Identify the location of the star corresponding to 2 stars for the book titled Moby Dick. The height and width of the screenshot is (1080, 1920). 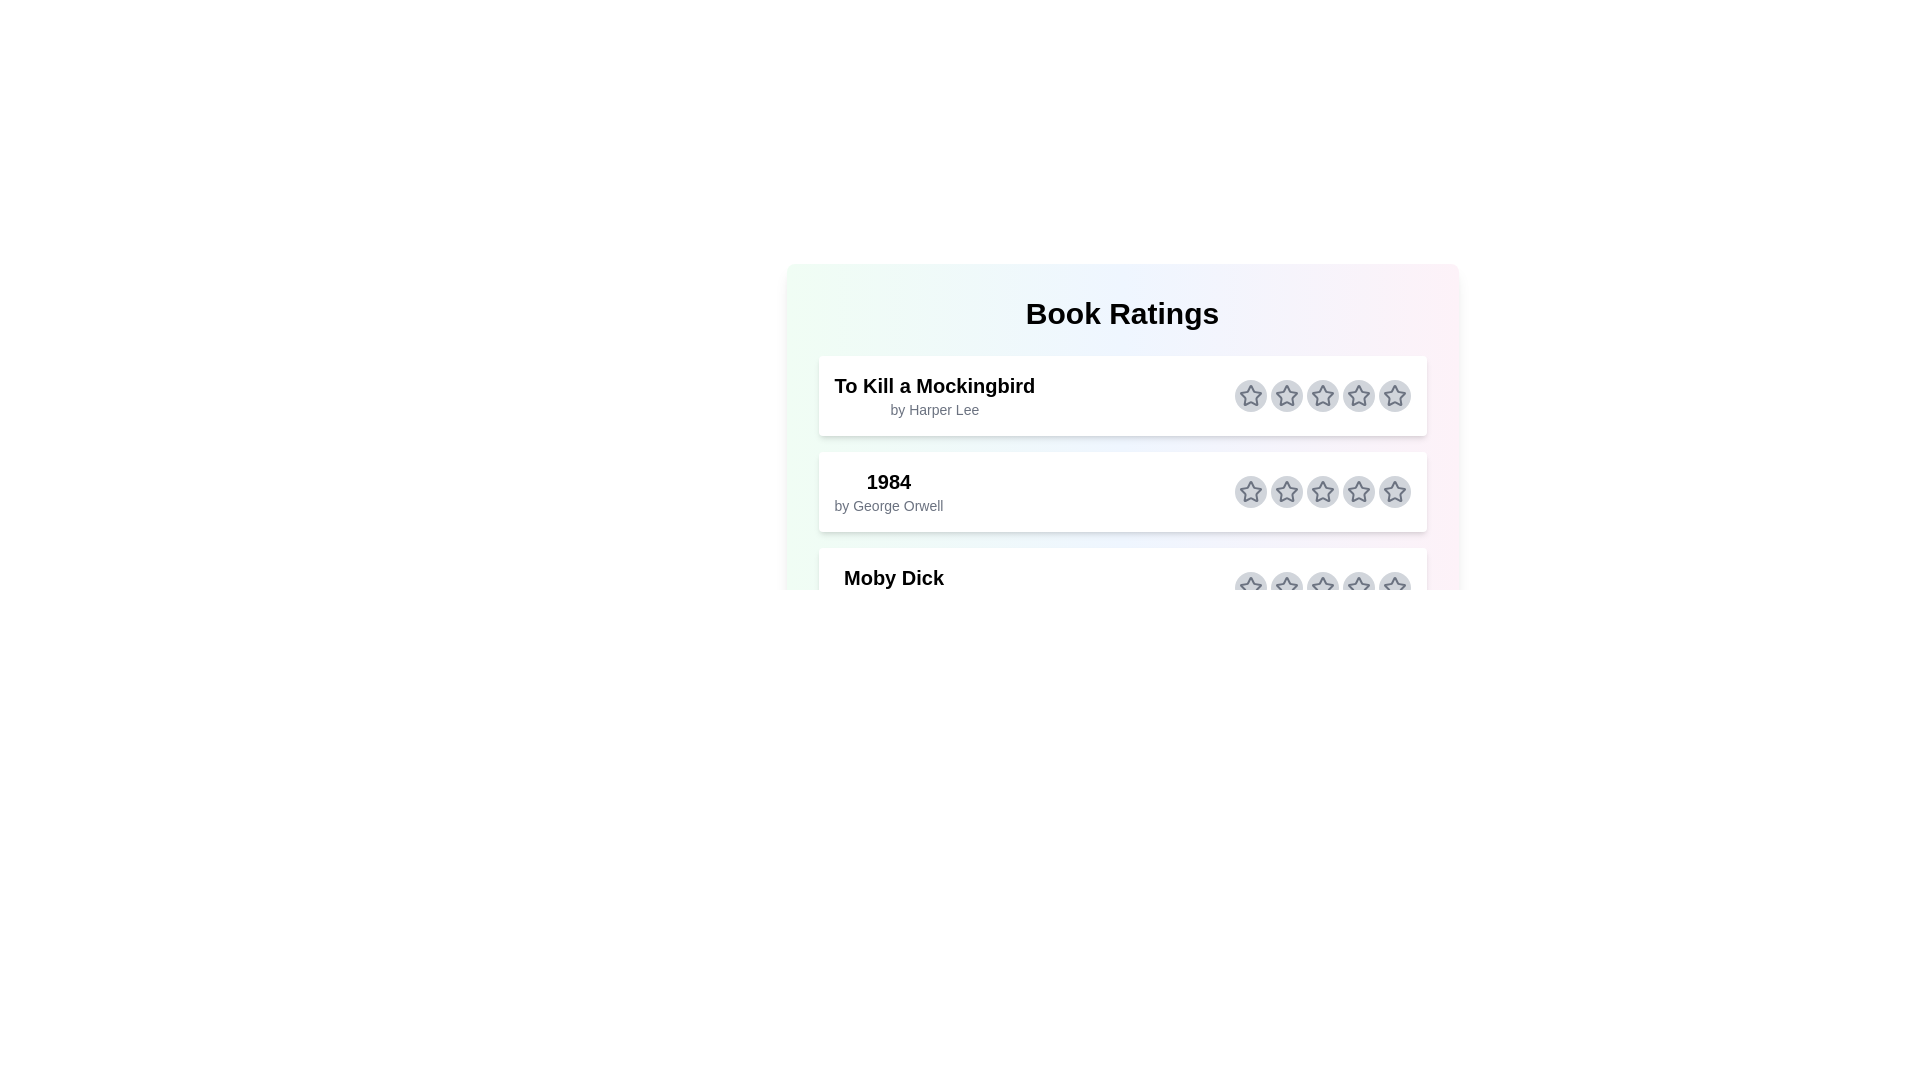
(1286, 586).